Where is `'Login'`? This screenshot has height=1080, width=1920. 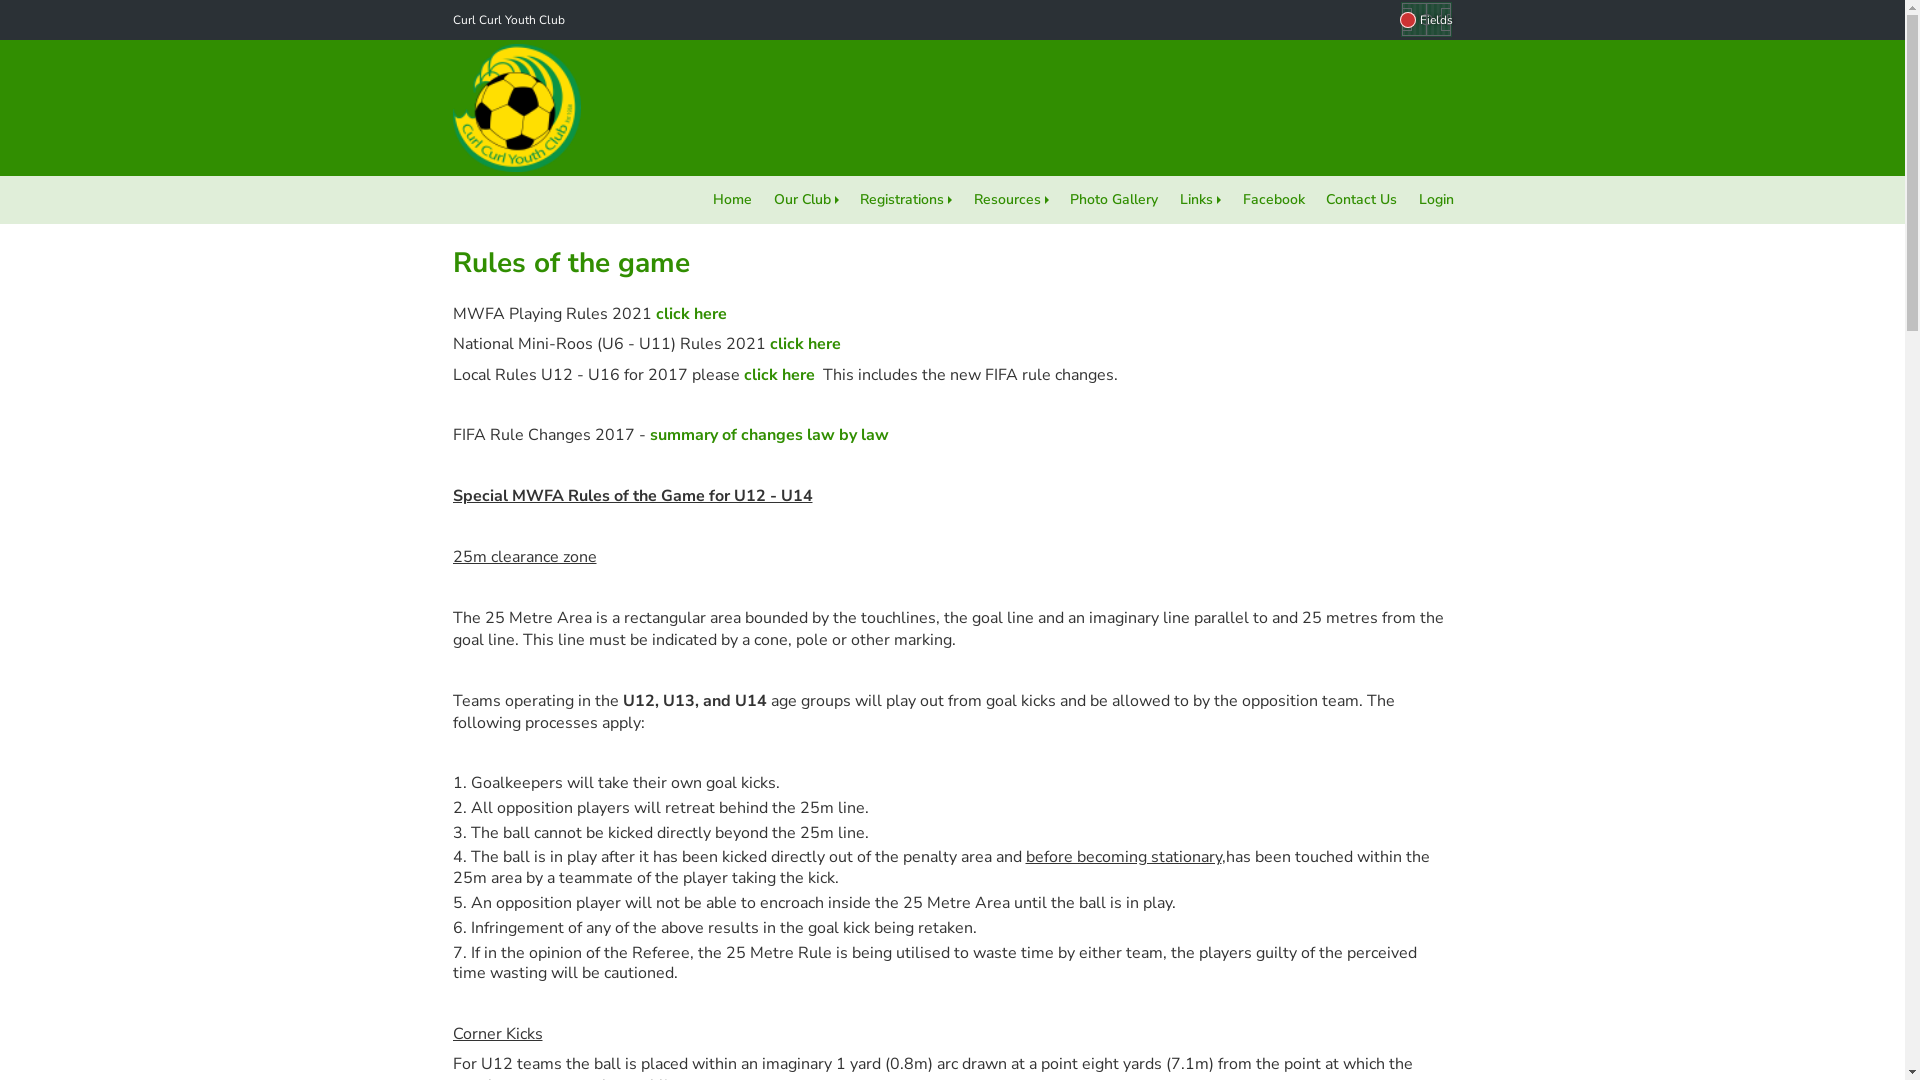
'Login' is located at coordinates (1435, 200).